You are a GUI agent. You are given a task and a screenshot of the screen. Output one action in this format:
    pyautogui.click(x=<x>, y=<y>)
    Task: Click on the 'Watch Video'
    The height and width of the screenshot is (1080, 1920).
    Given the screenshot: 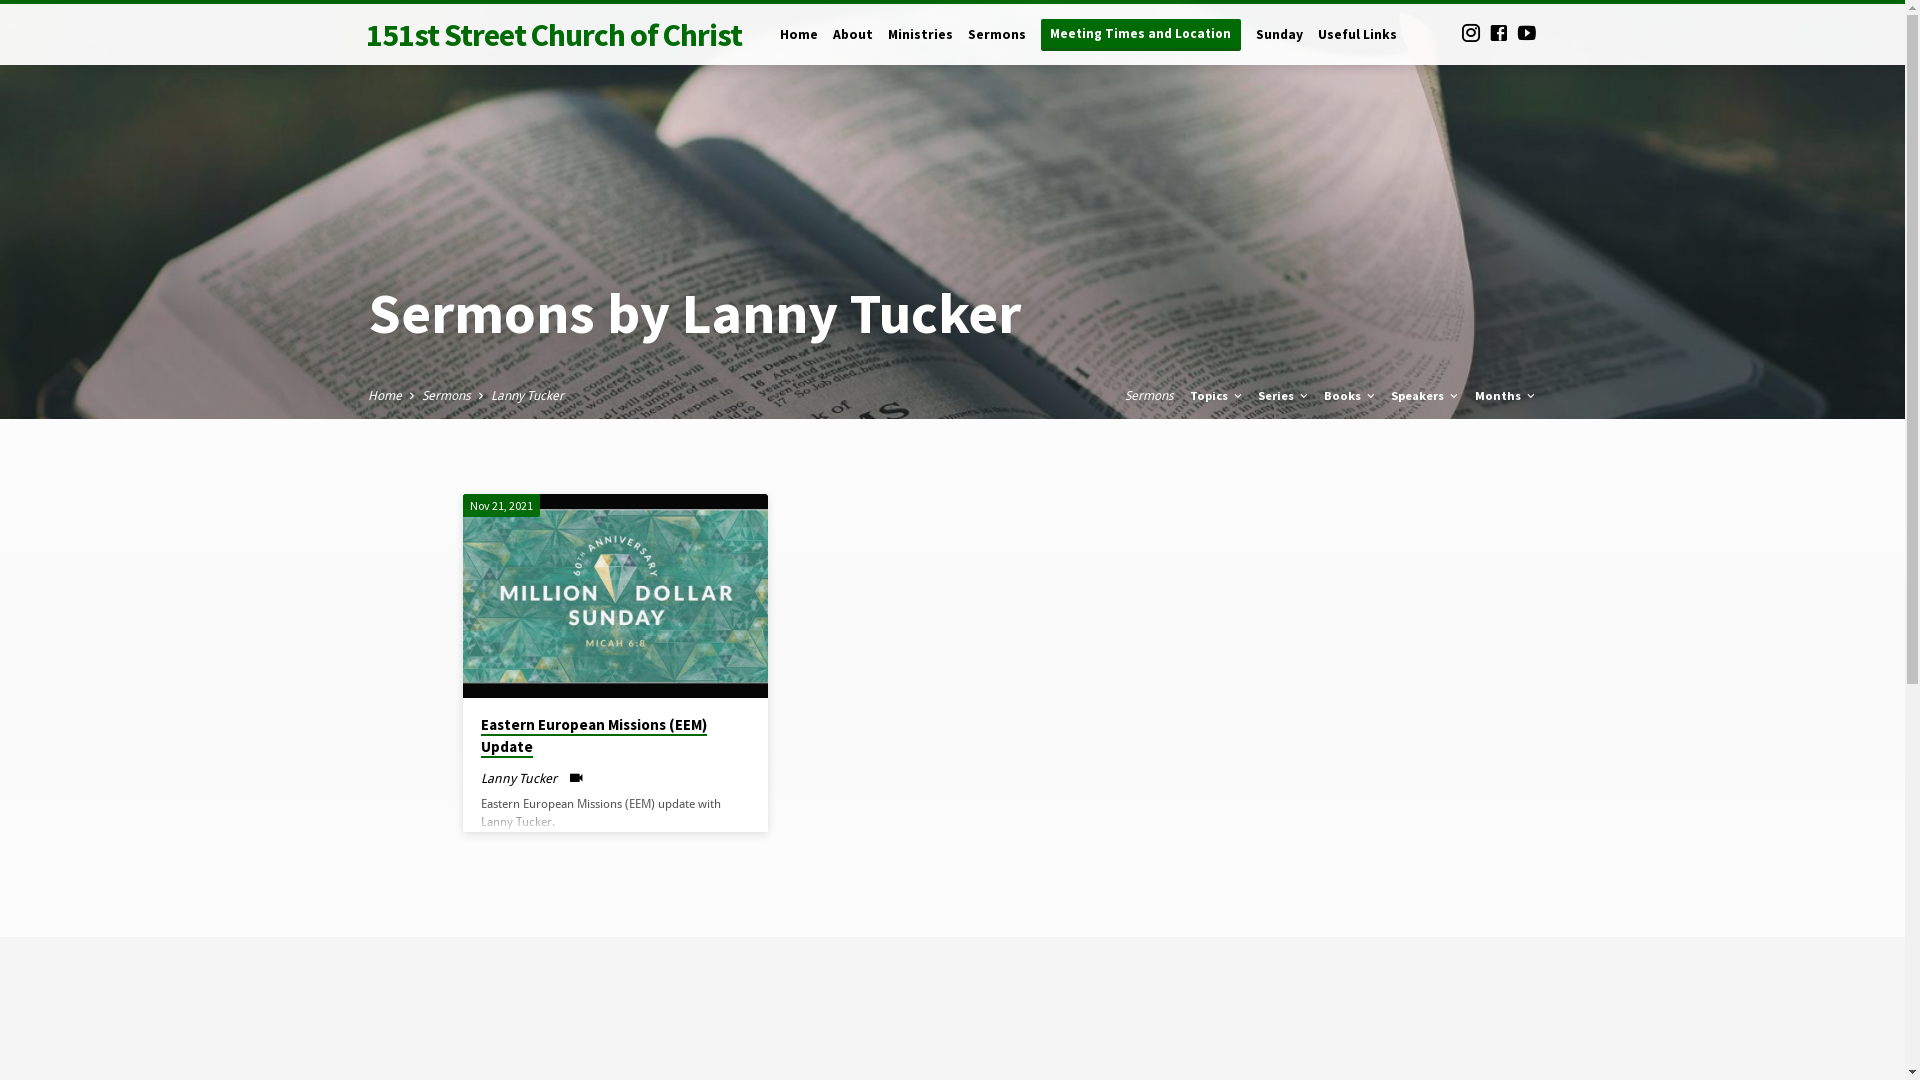 What is the action you would take?
    pyautogui.click(x=575, y=777)
    